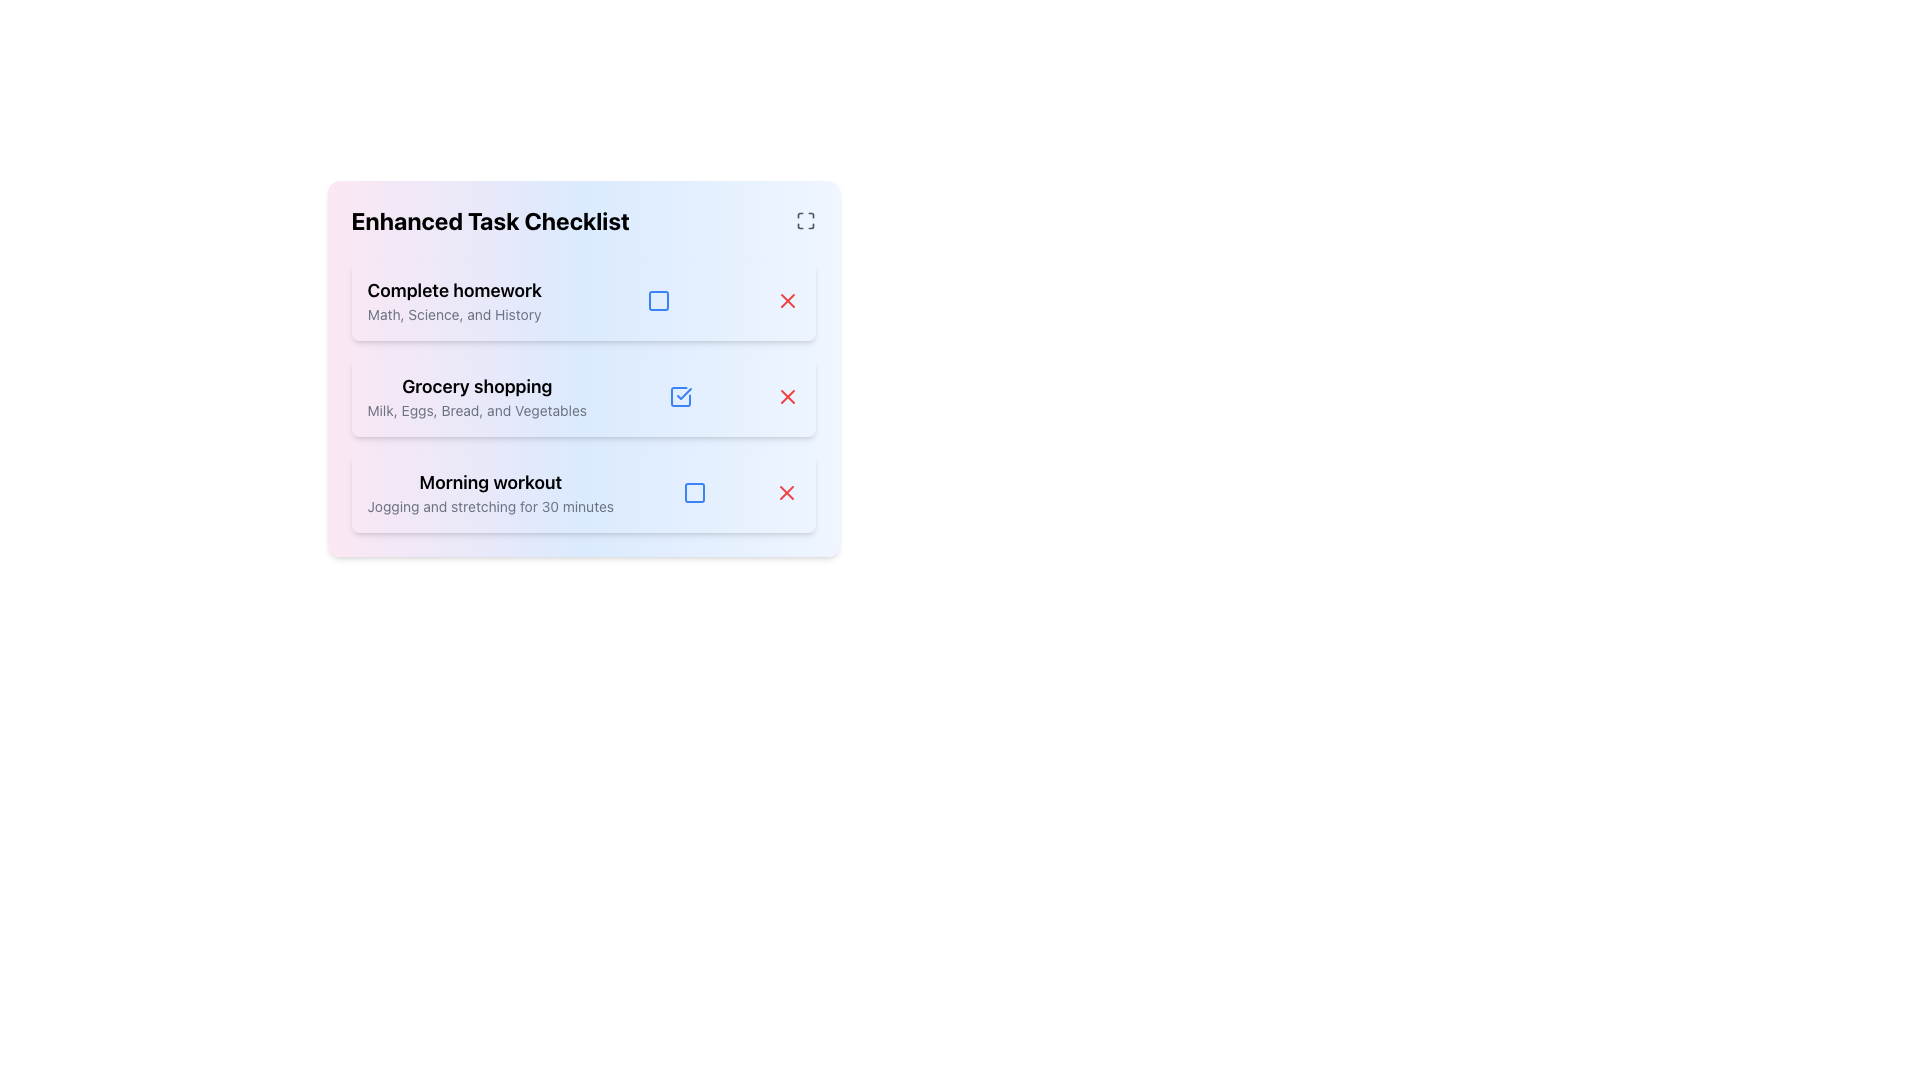 The image size is (1920, 1080). What do you see at coordinates (490, 505) in the screenshot?
I see `the informational text element that provides additional details about the 'Morning workout' task, located below the 'Morning workout' title` at bounding box center [490, 505].